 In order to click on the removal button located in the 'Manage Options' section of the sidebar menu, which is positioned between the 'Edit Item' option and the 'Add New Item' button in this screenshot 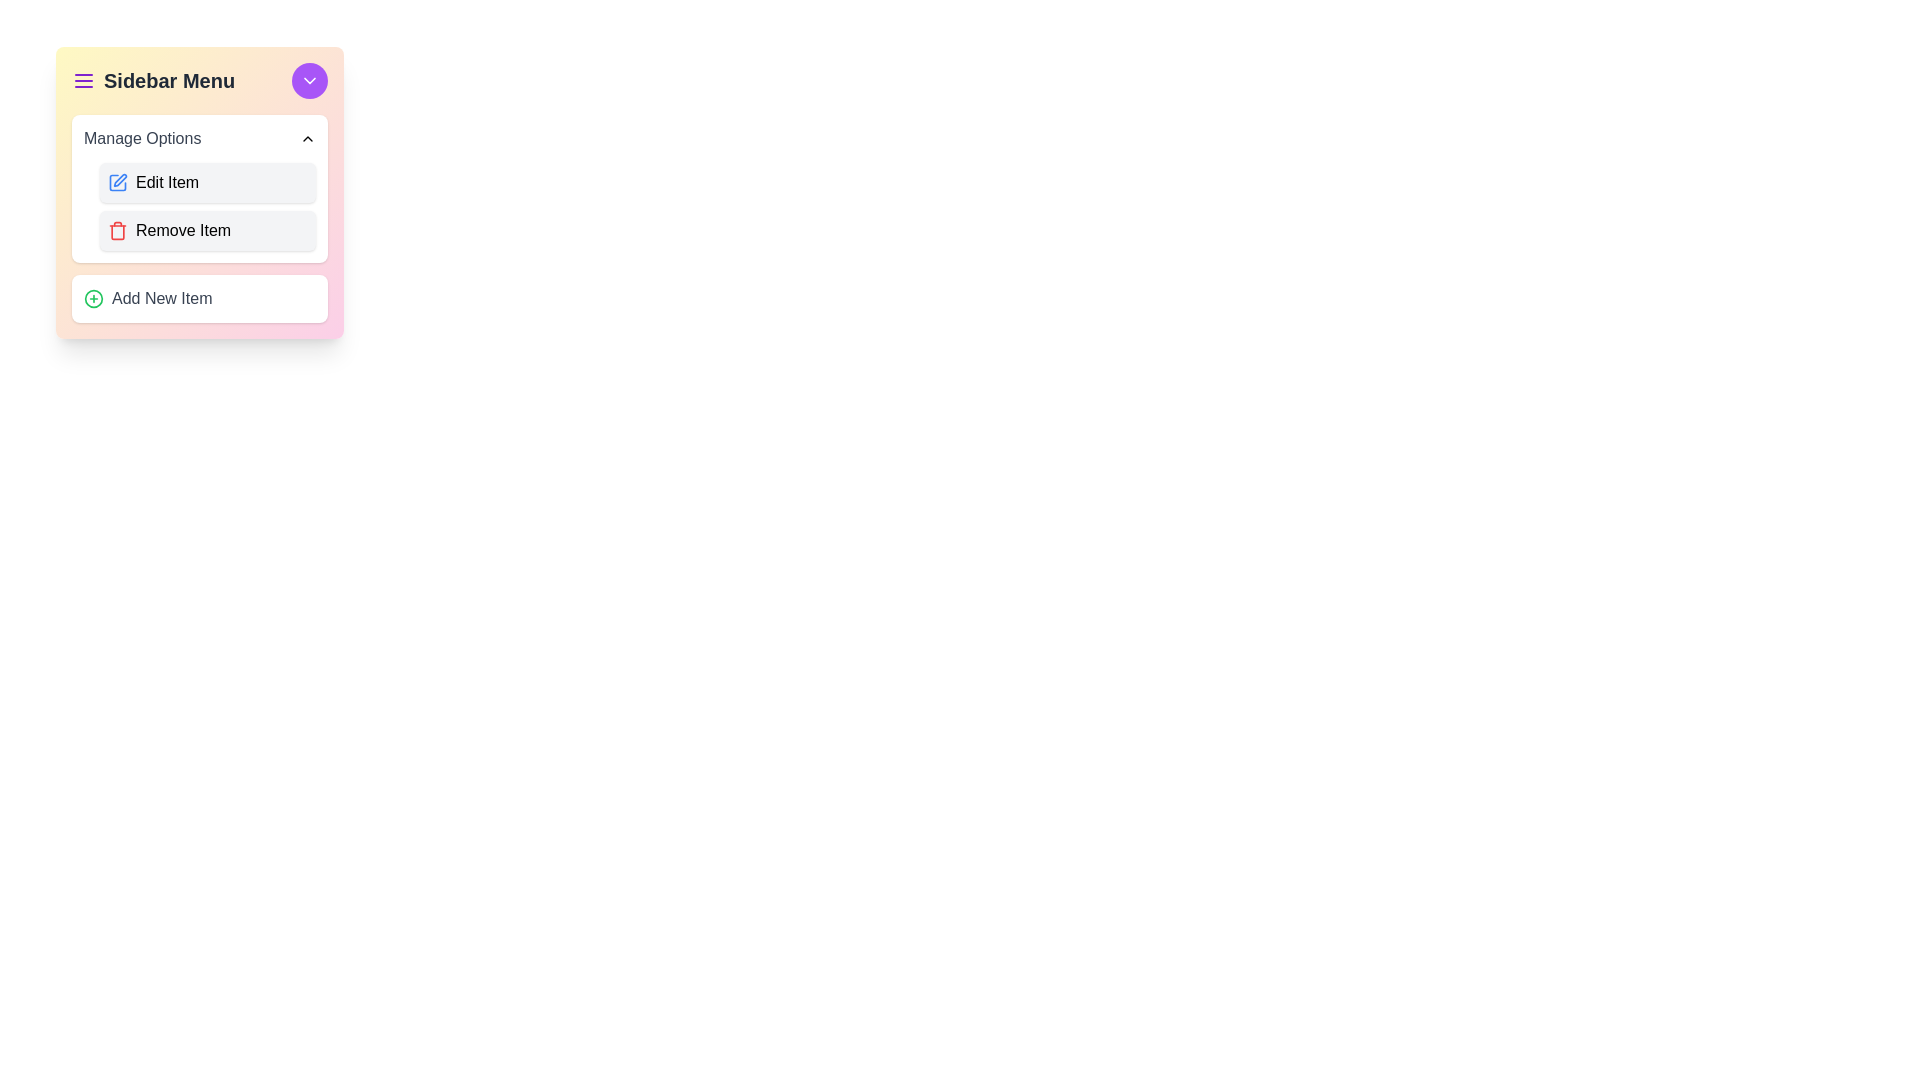, I will do `click(200, 219)`.